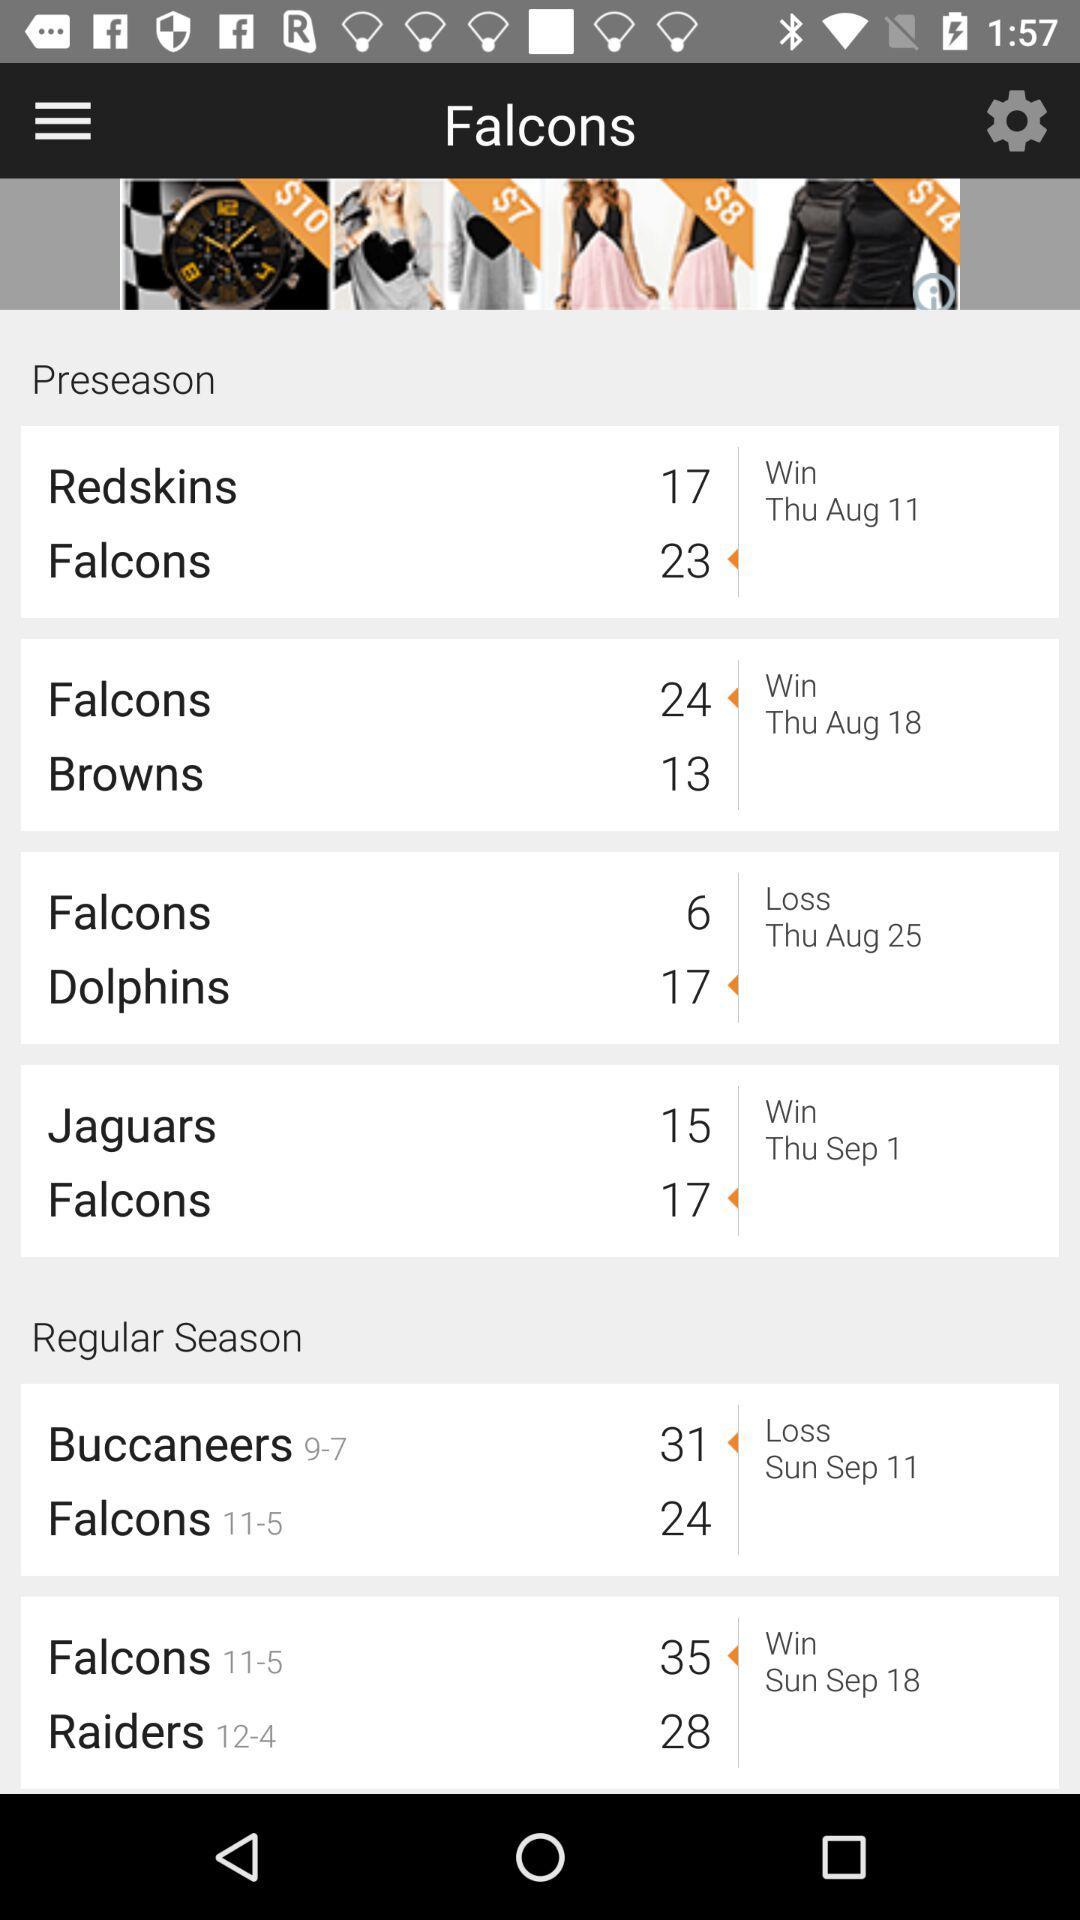 The image size is (1080, 1920). What do you see at coordinates (540, 243) in the screenshot?
I see `click advertisement` at bounding box center [540, 243].